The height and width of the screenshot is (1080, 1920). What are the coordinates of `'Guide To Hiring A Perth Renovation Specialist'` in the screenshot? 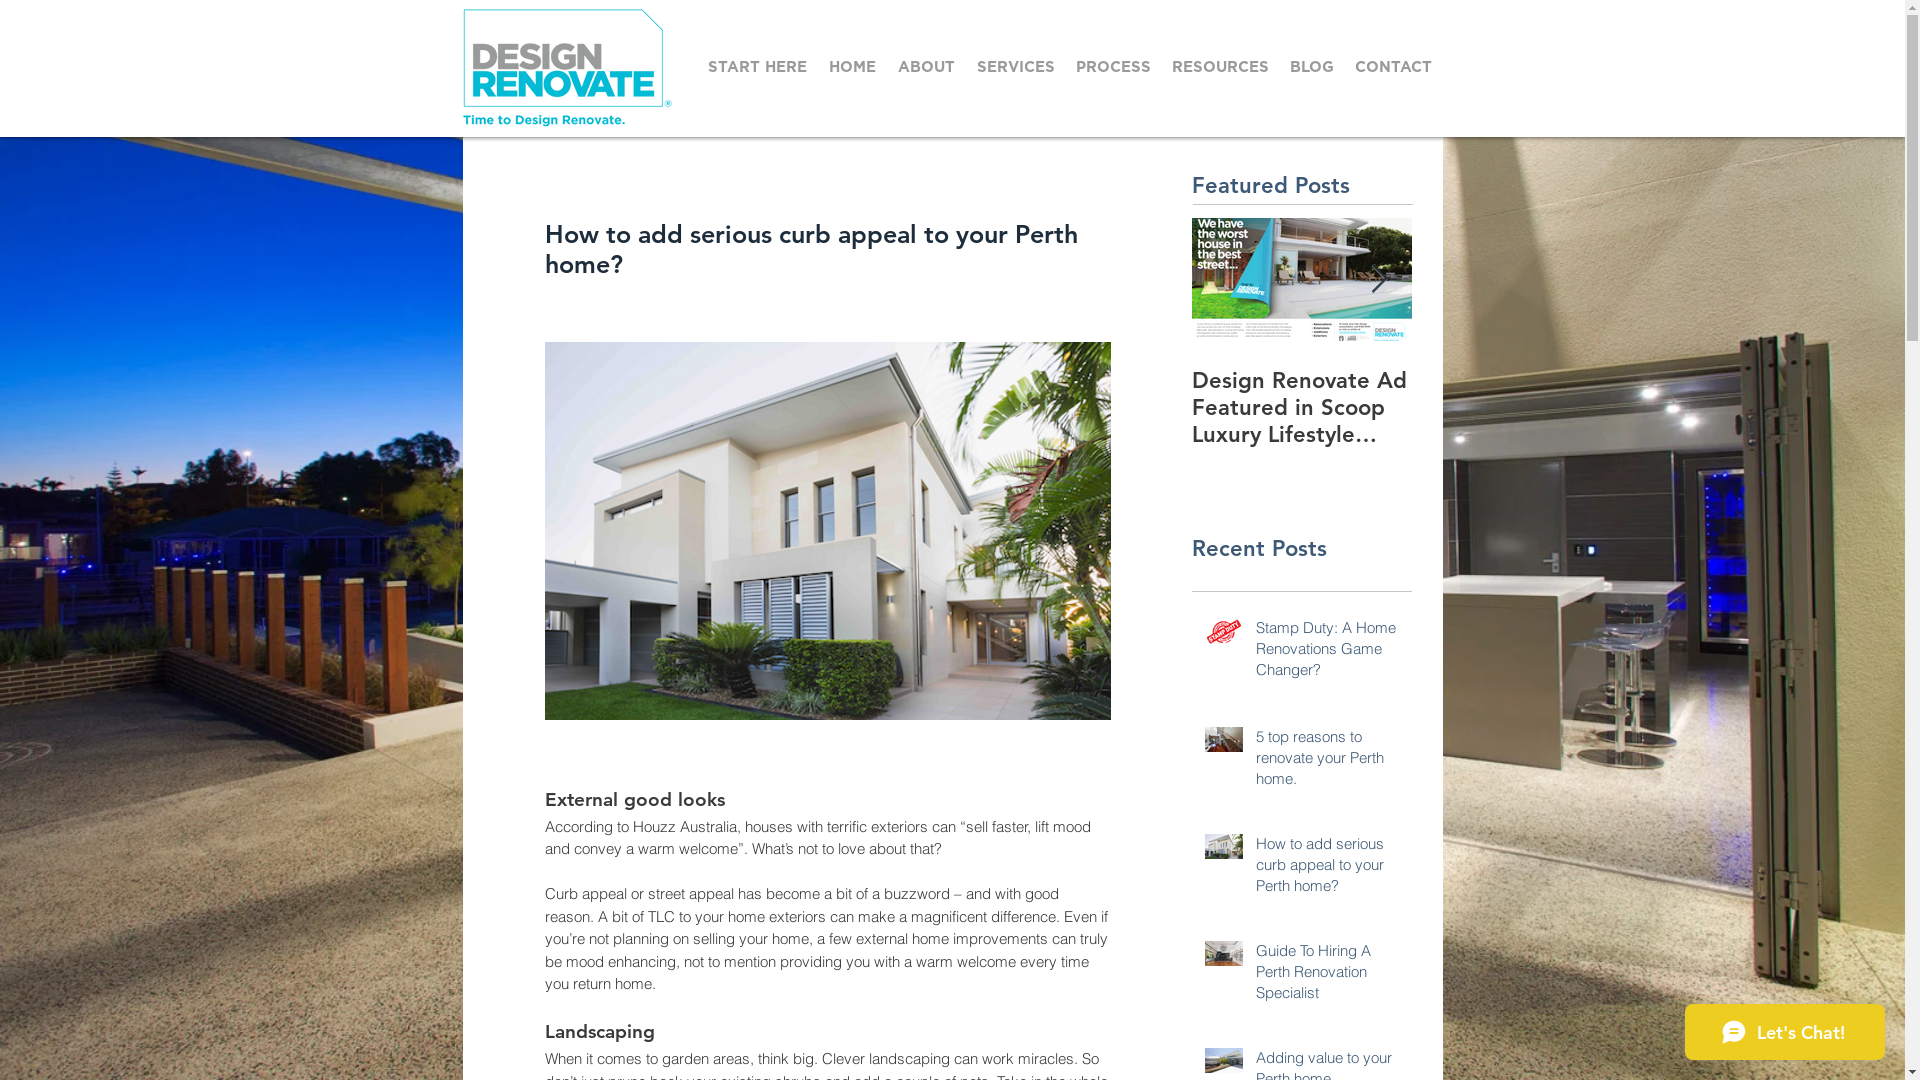 It's located at (1255, 974).